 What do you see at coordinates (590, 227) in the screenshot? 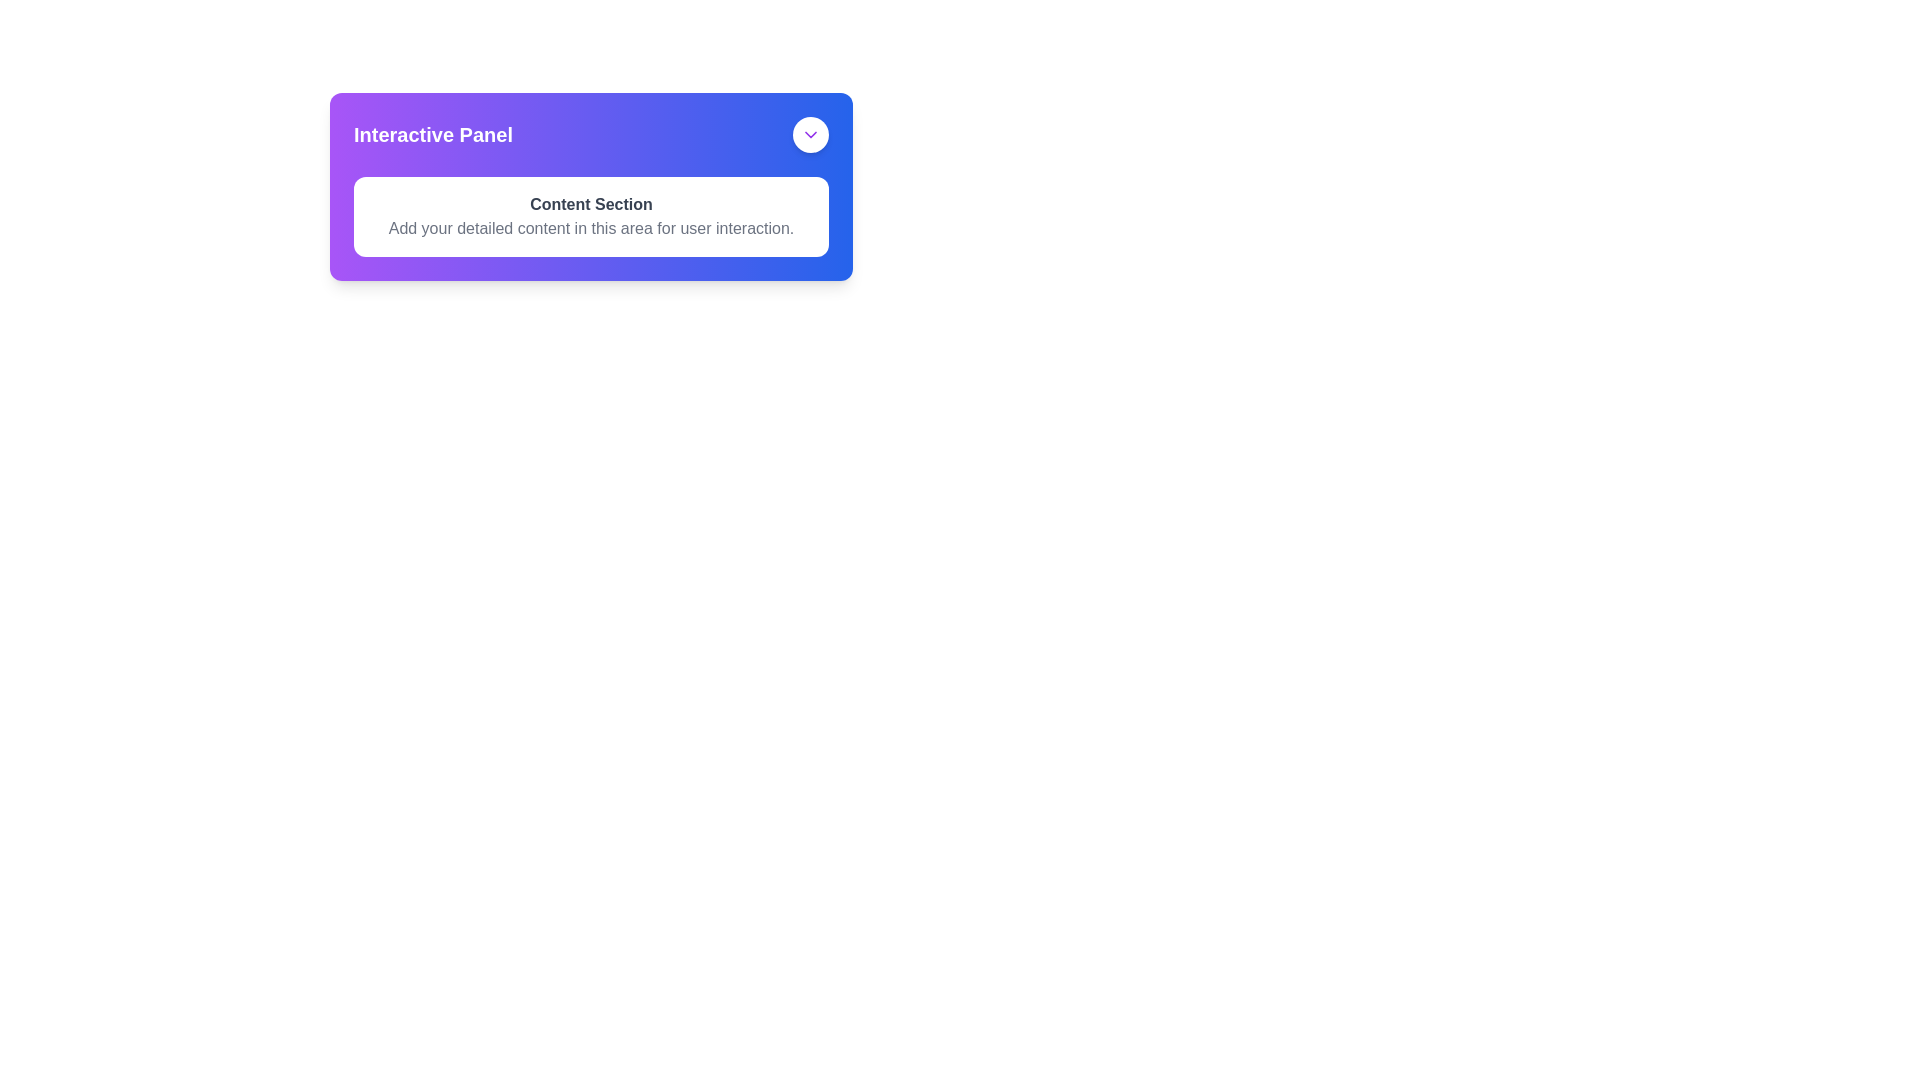
I see `the static text located directly below the title 'Content Section', which serves as a placeholder or informational guide for users` at bounding box center [590, 227].